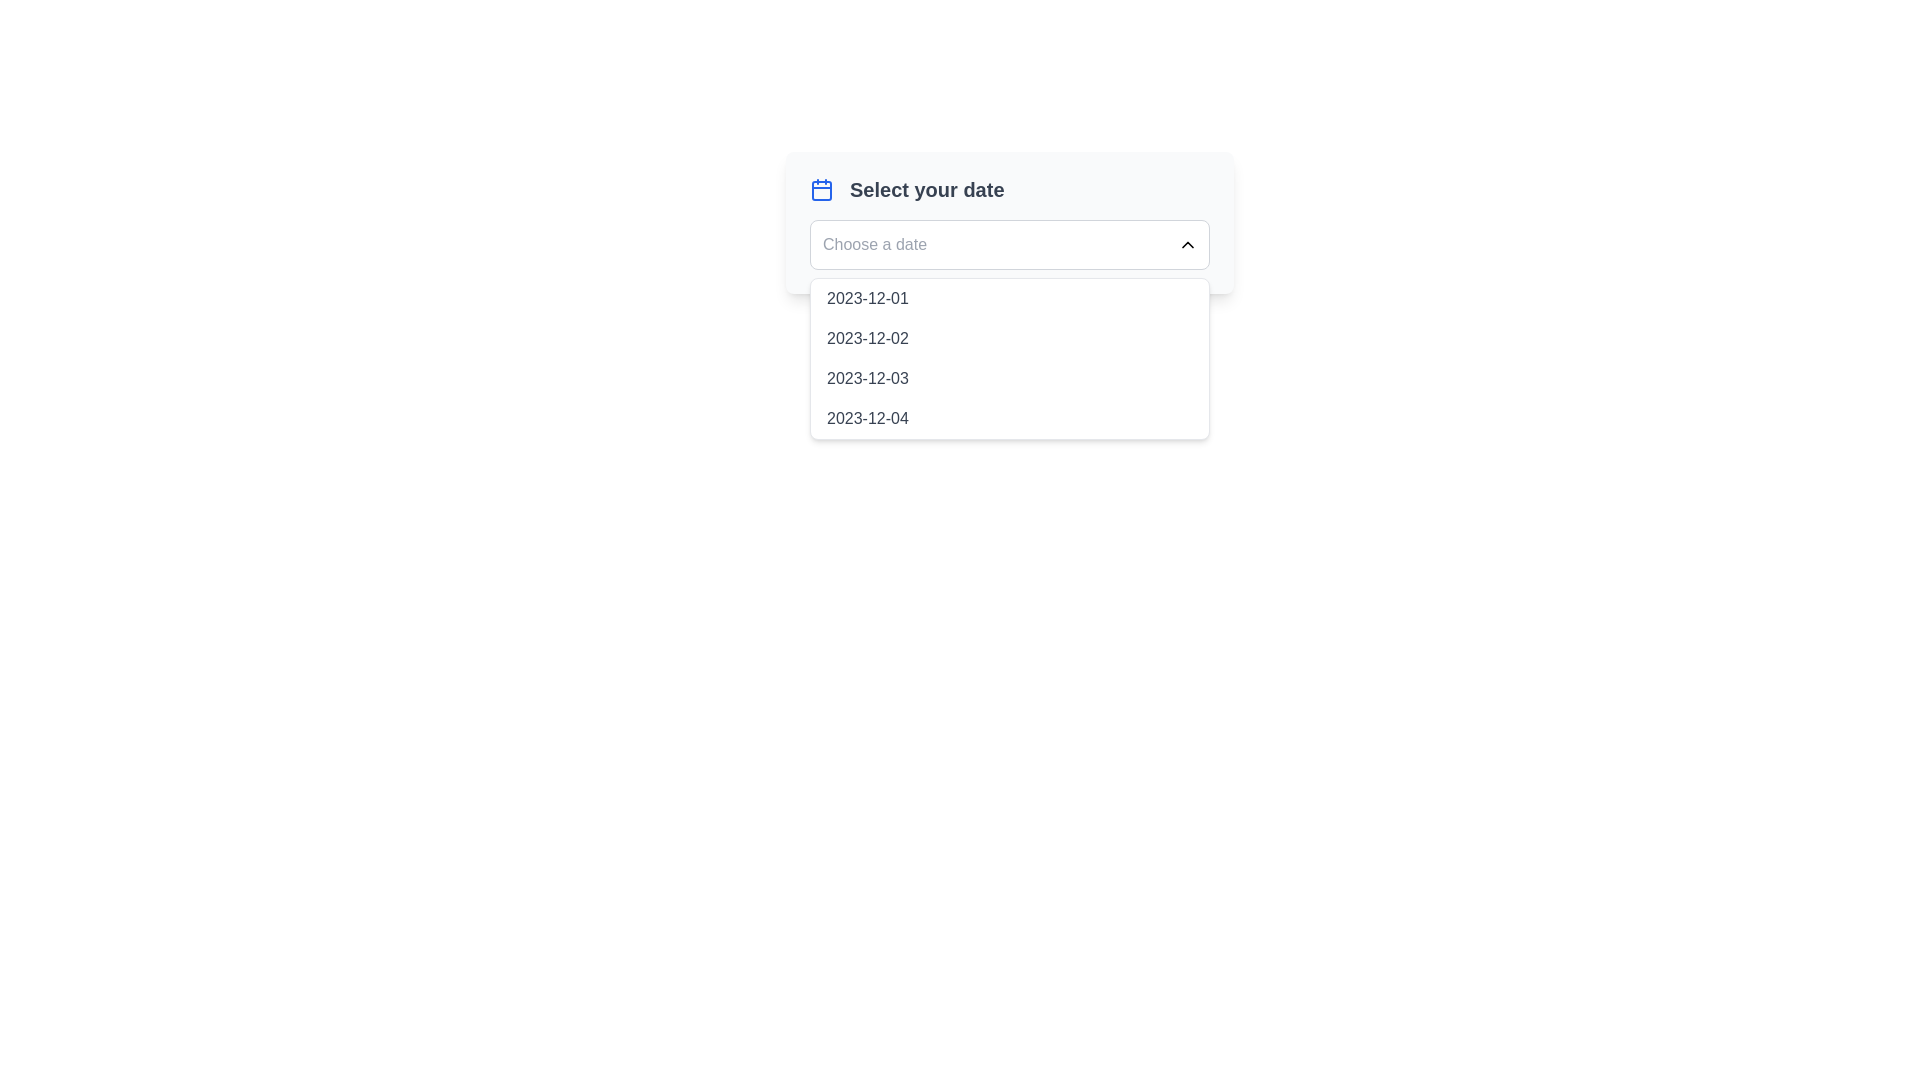  What do you see at coordinates (1009, 299) in the screenshot?
I see `the first selectable date option in the dropdown menu beneath the 'Choose a date' selector` at bounding box center [1009, 299].